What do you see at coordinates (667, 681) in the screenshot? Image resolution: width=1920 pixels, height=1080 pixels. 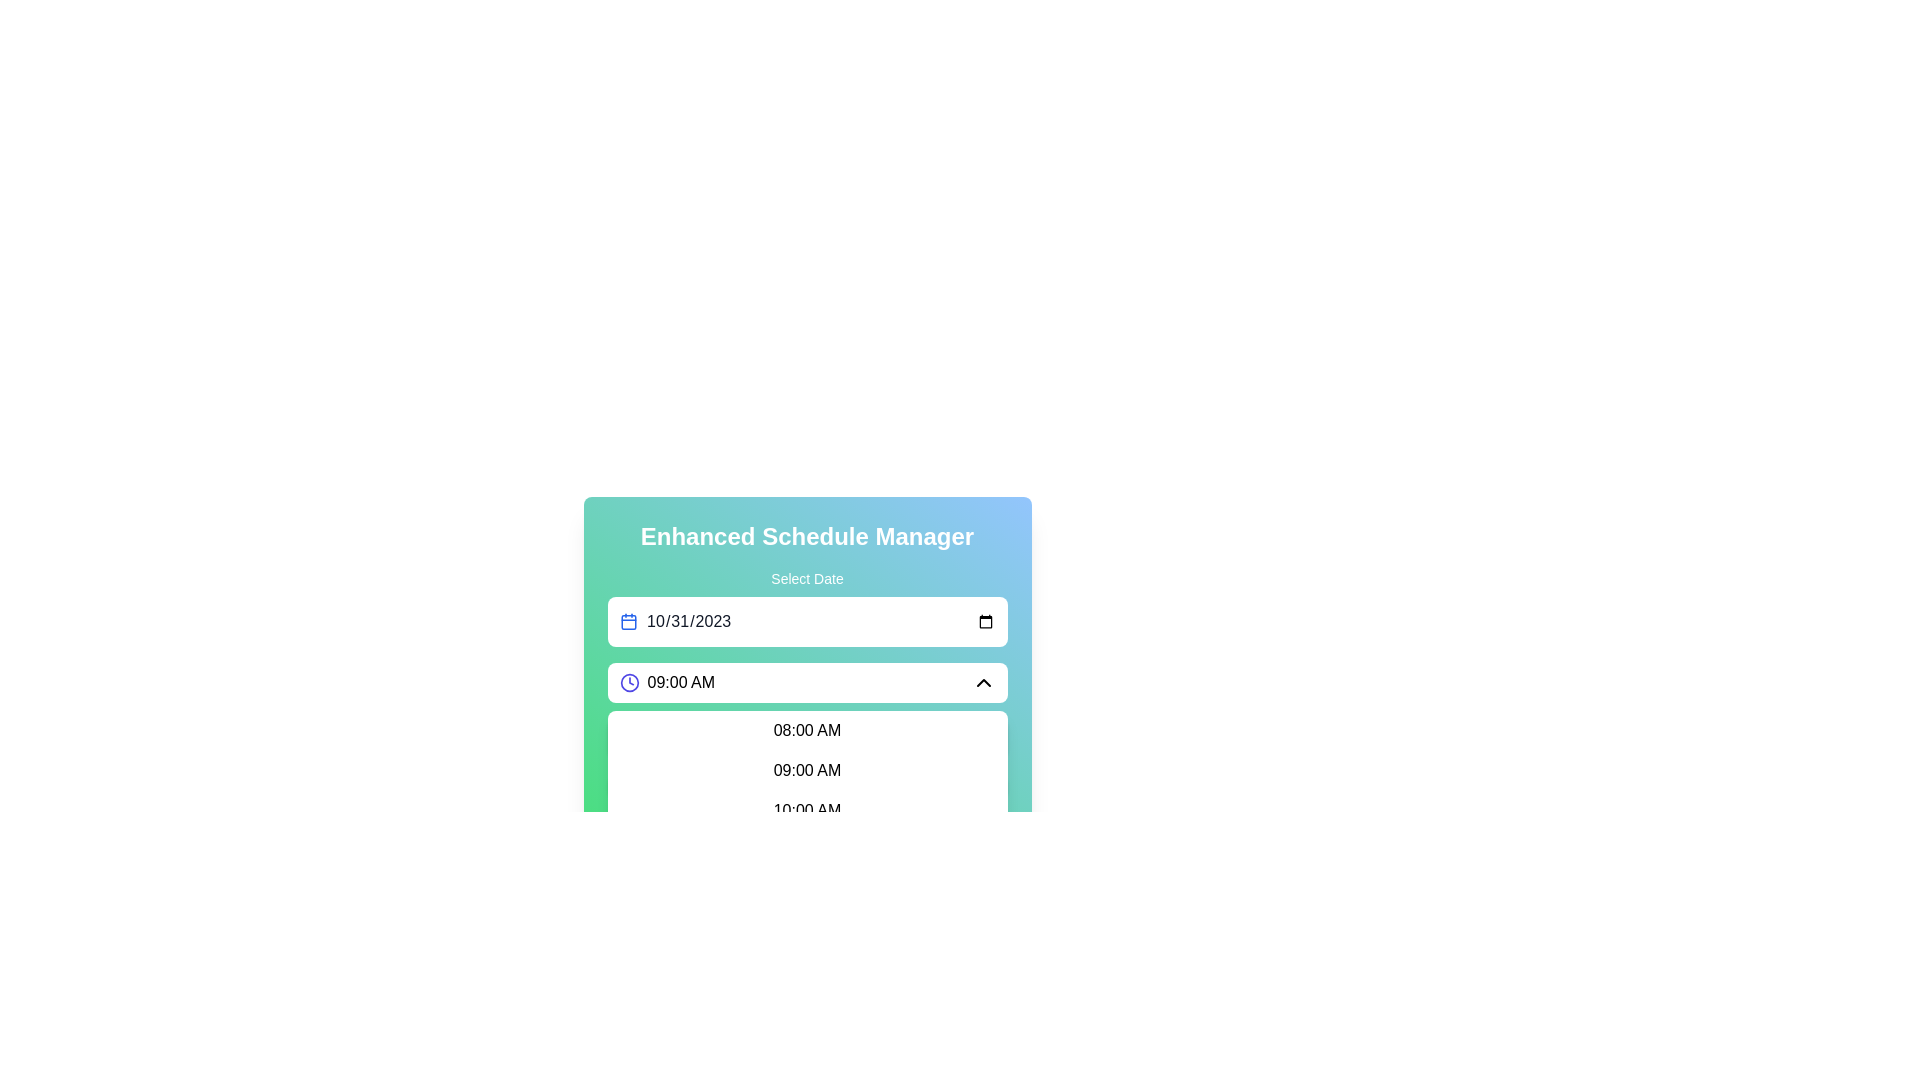 I see `the Time Indicator, which displays the time '09:00 AM' next to a blue clock icon` at bounding box center [667, 681].